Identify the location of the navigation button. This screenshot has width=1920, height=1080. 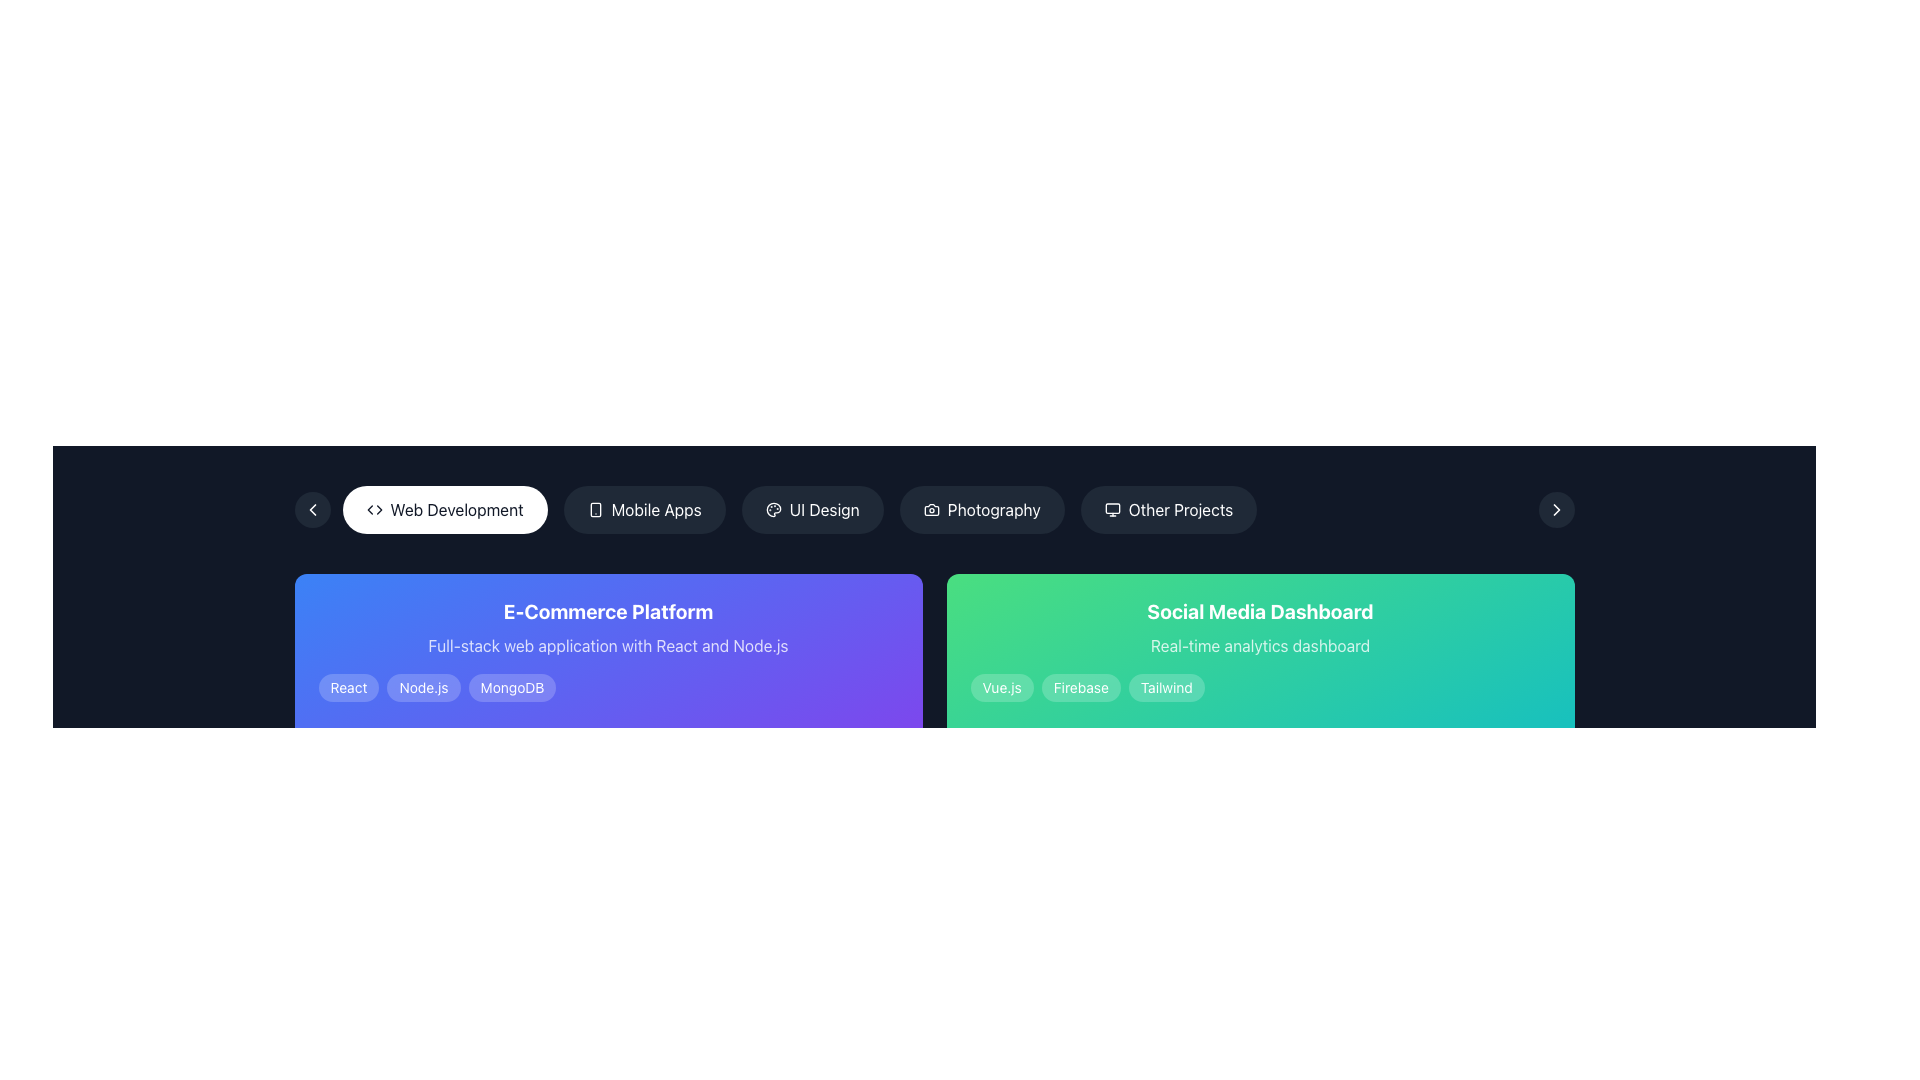
(1555, 508).